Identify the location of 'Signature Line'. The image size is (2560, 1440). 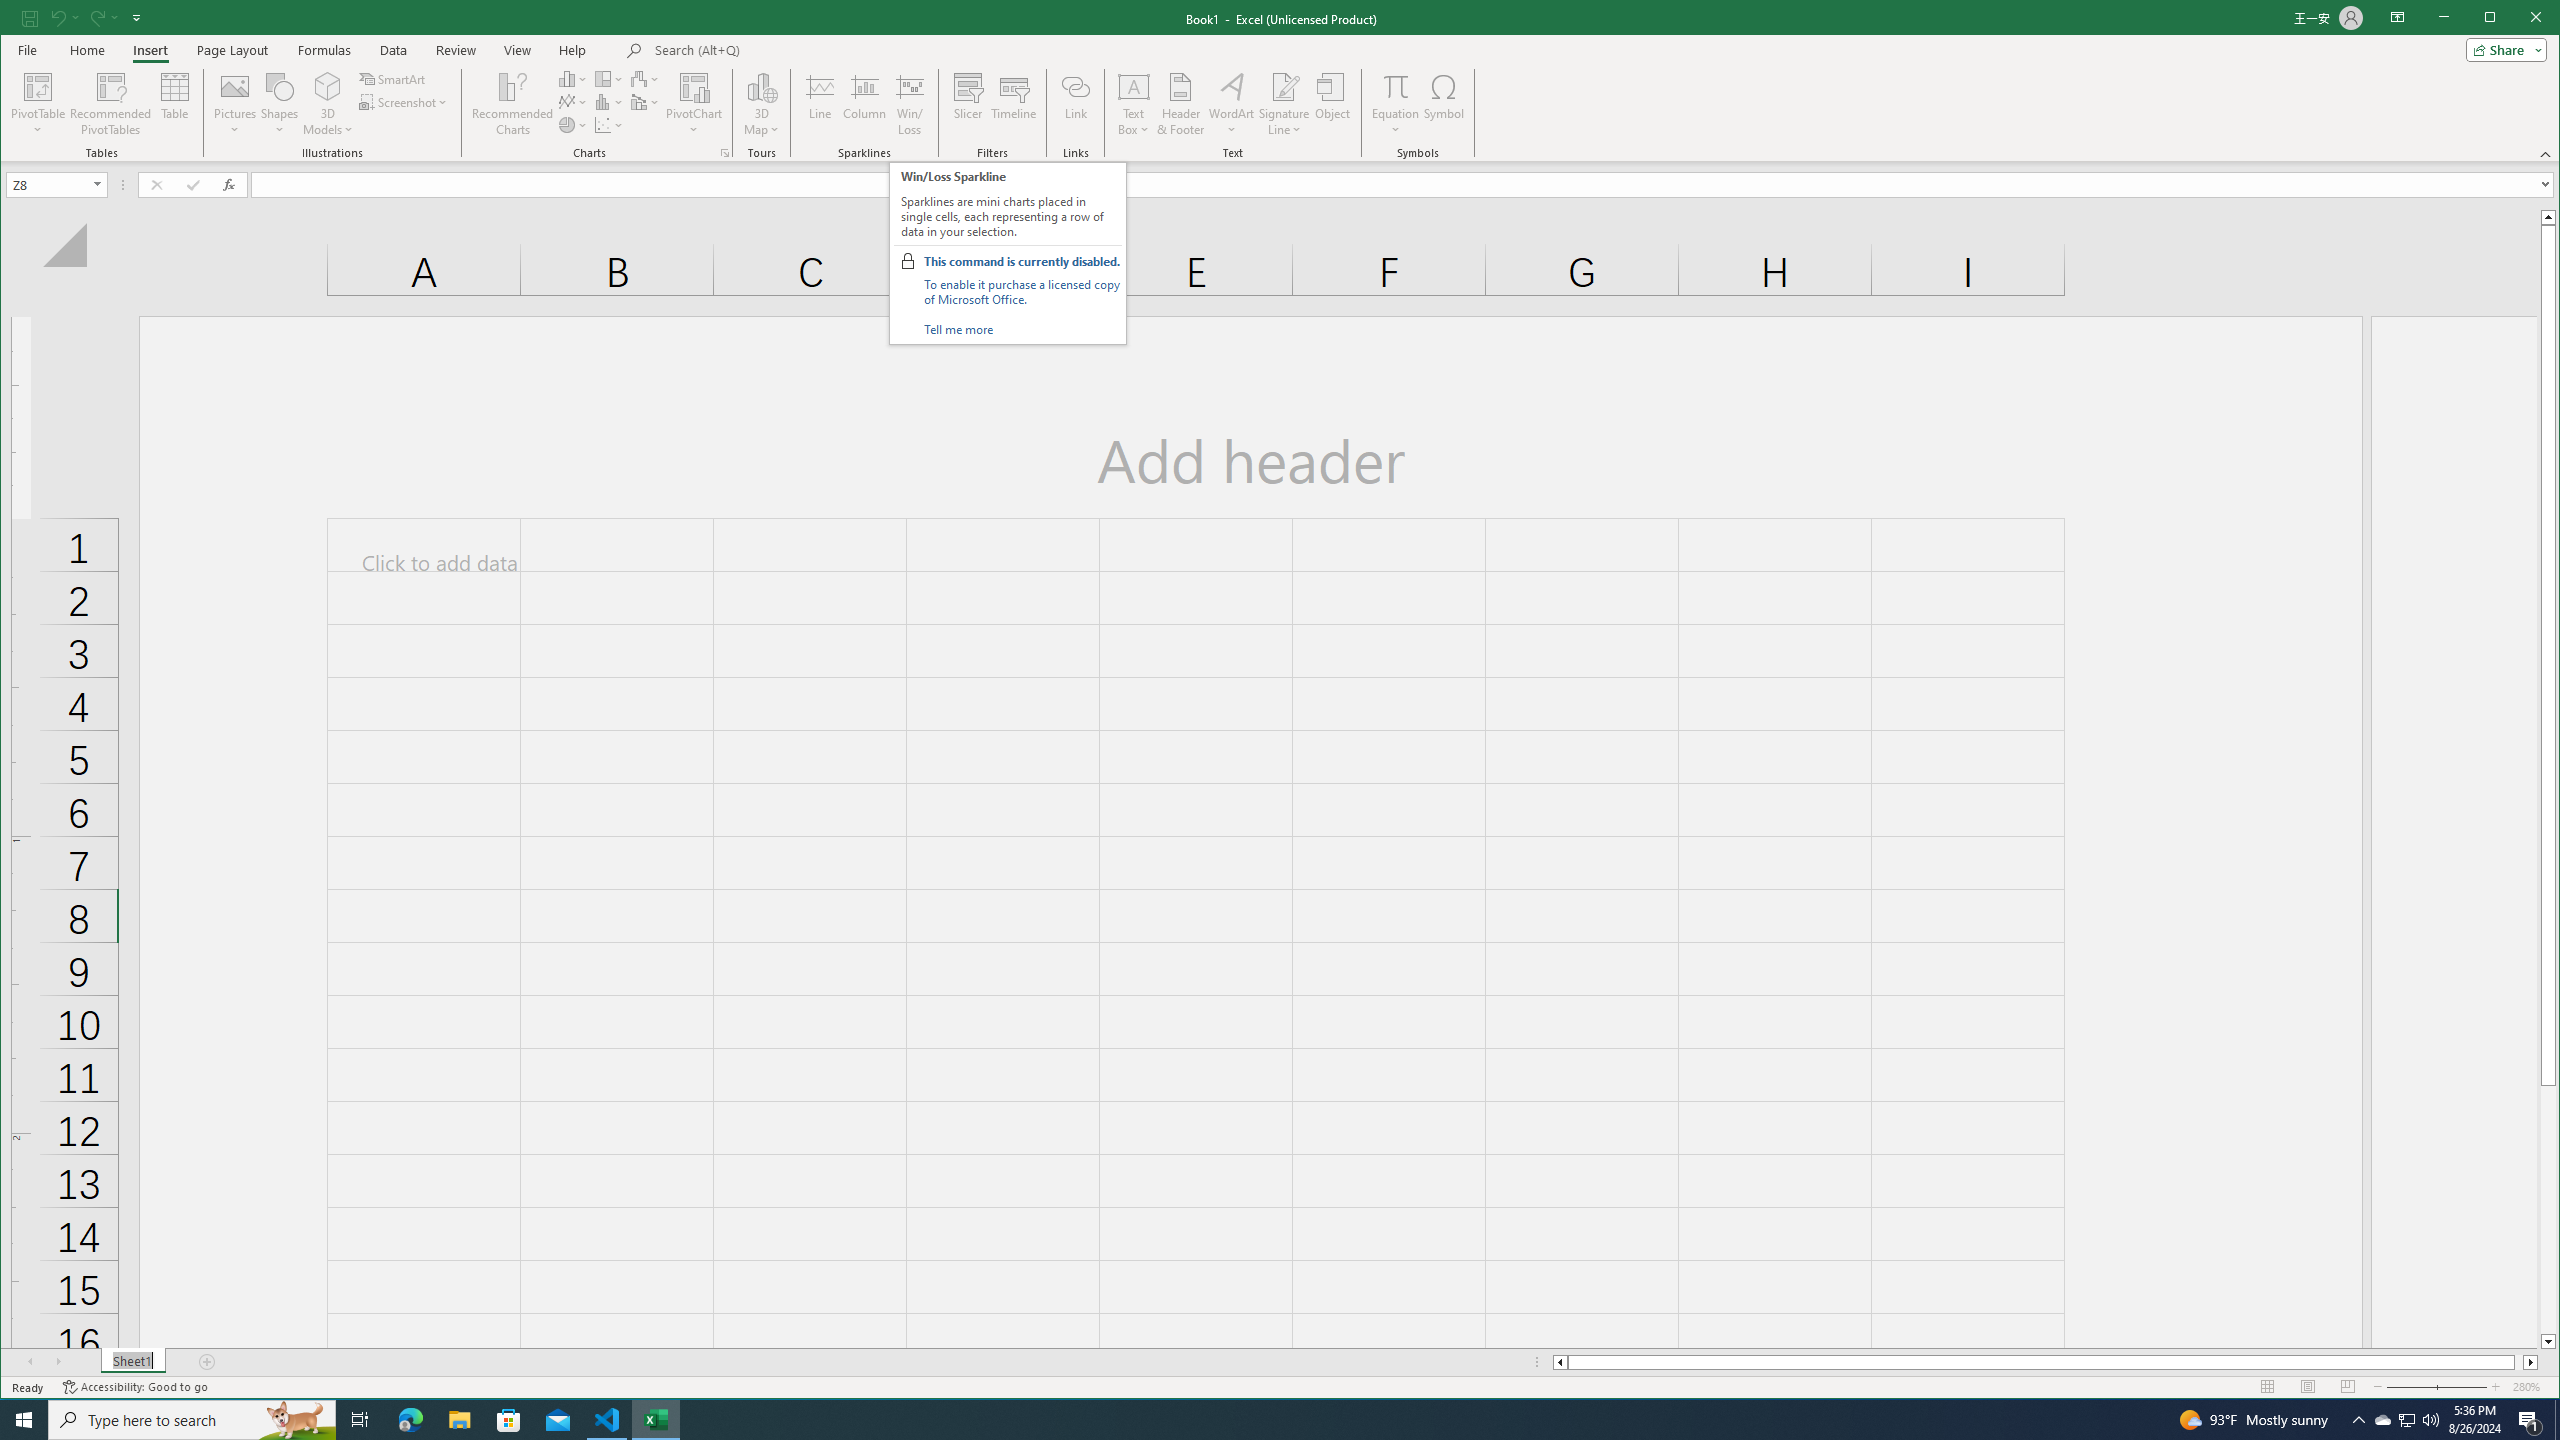
(1283, 103).